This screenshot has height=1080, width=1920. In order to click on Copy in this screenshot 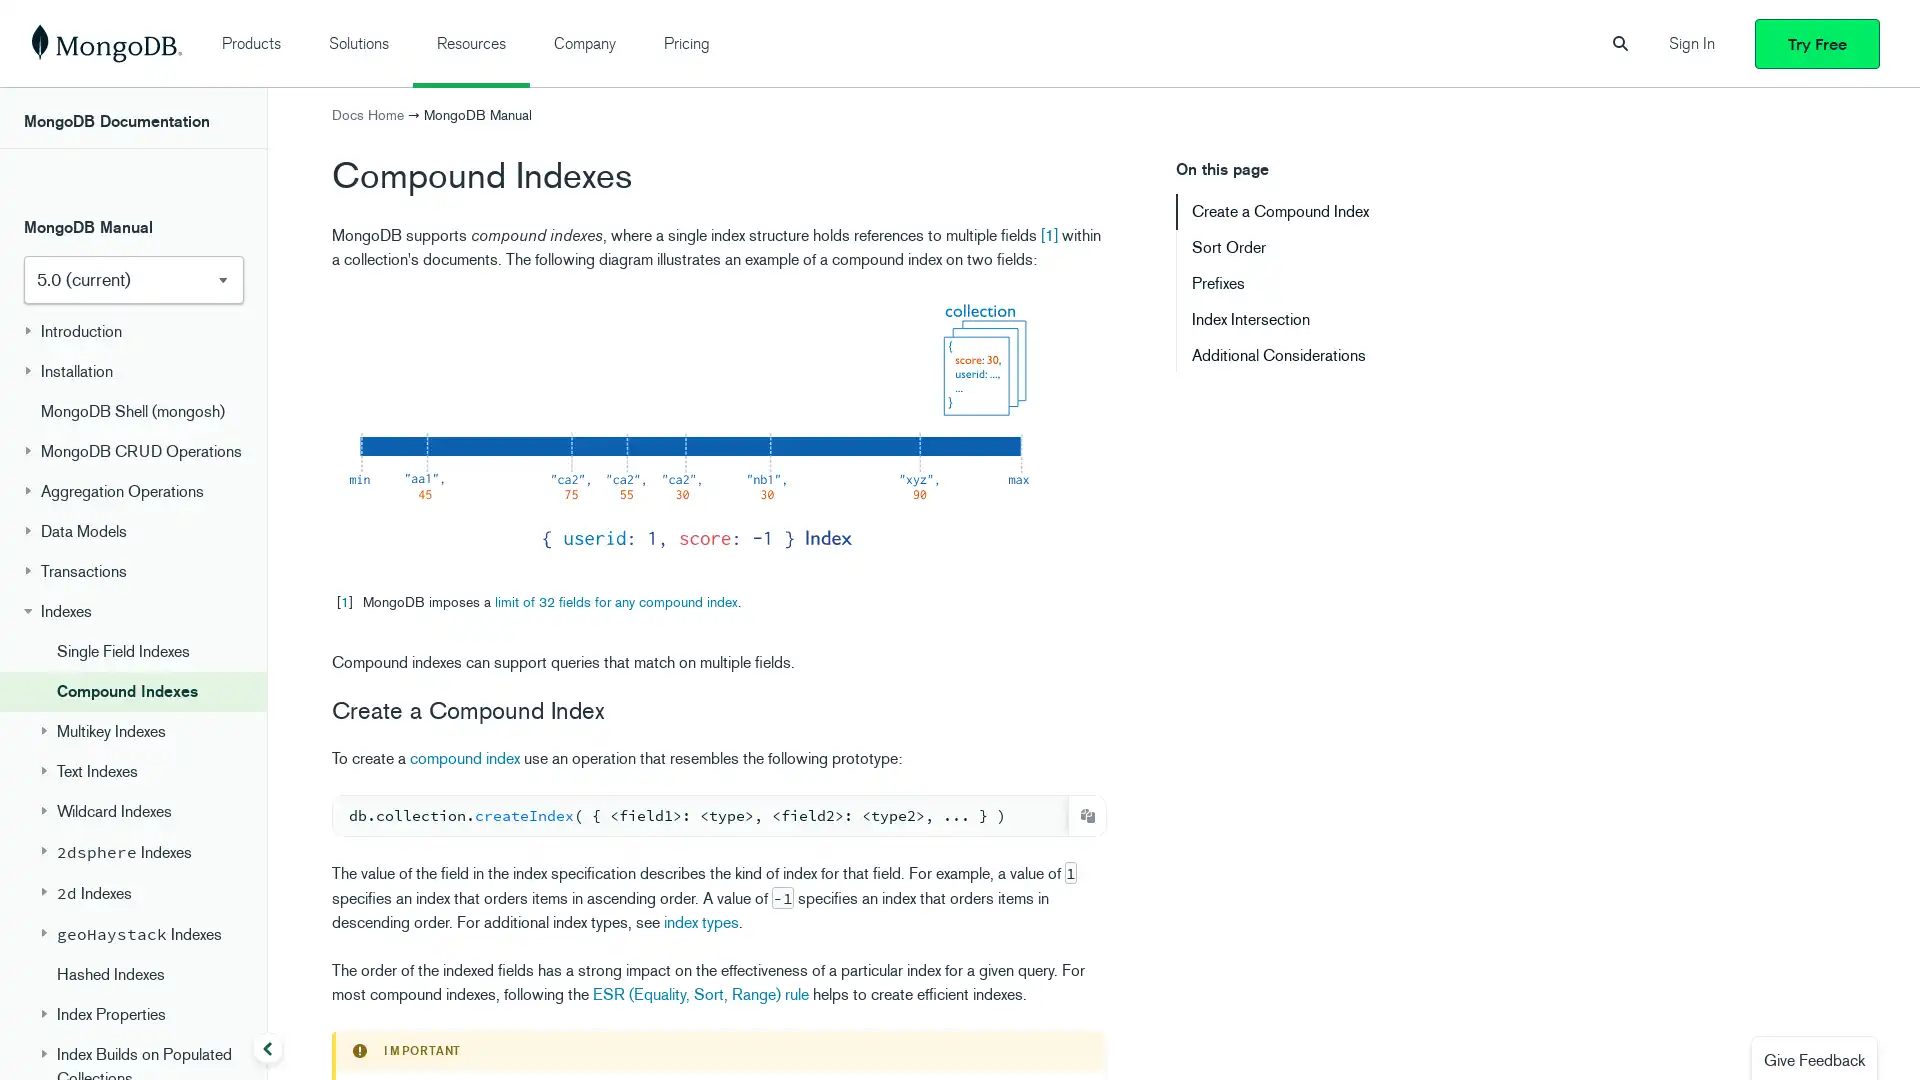, I will do `click(1085, 816)`.